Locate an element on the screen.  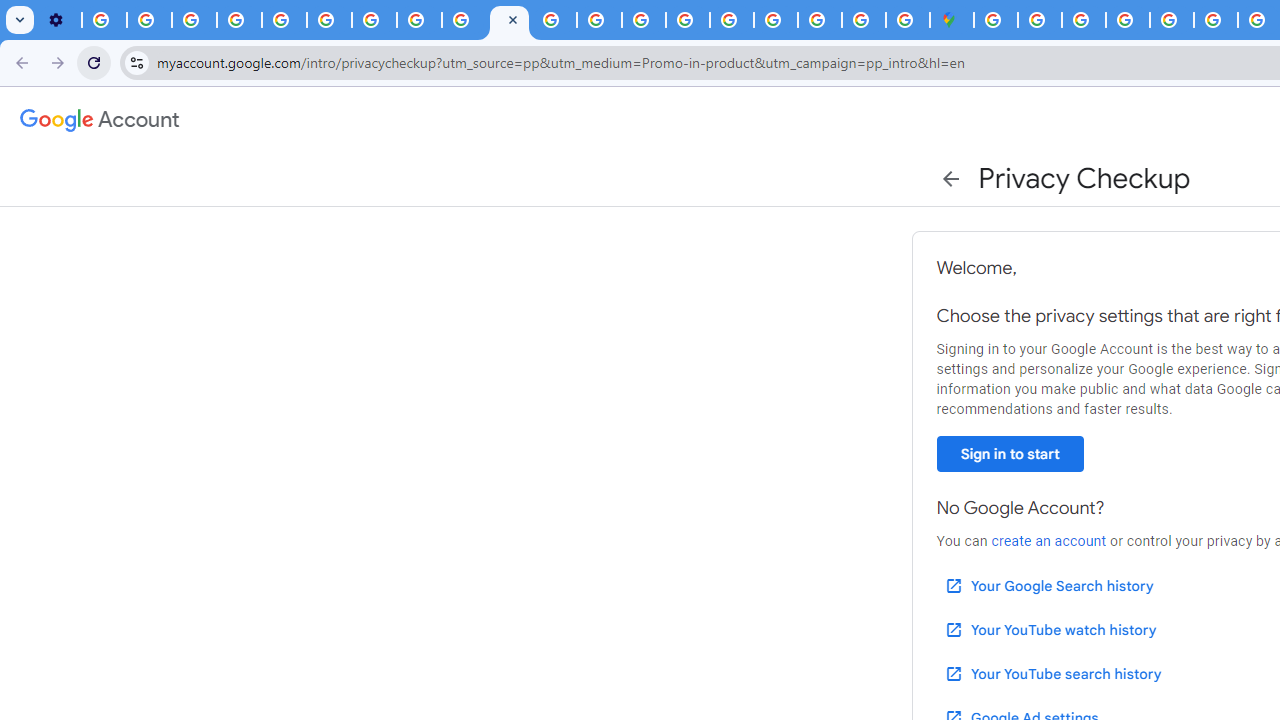
'Sign in to start' is located at coordinates (1009, 454).